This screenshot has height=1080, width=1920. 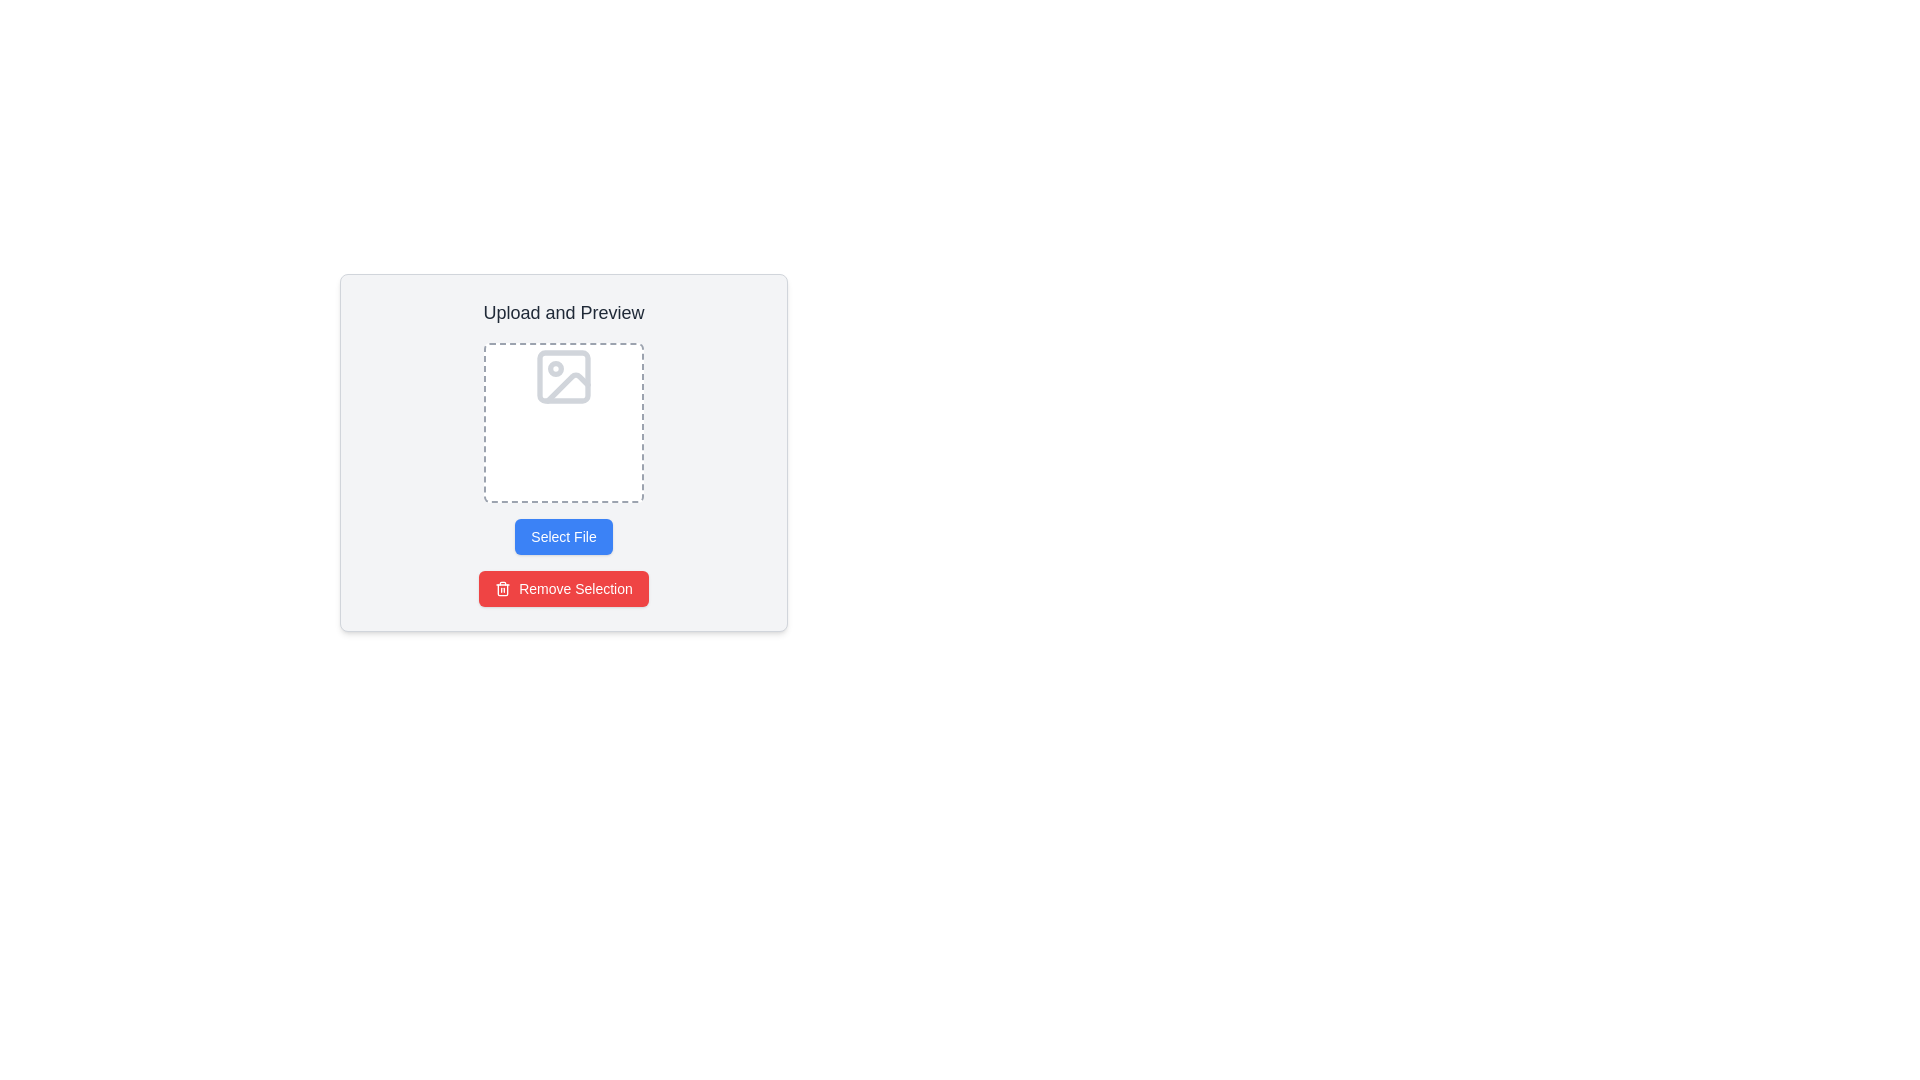 What do you see at coordinates (563, 377) in the screenshot?
I see `the upload icon that indicates a placeholder for image content, which is centered within a dashed rectangular border` at bounding box center [563, 377].